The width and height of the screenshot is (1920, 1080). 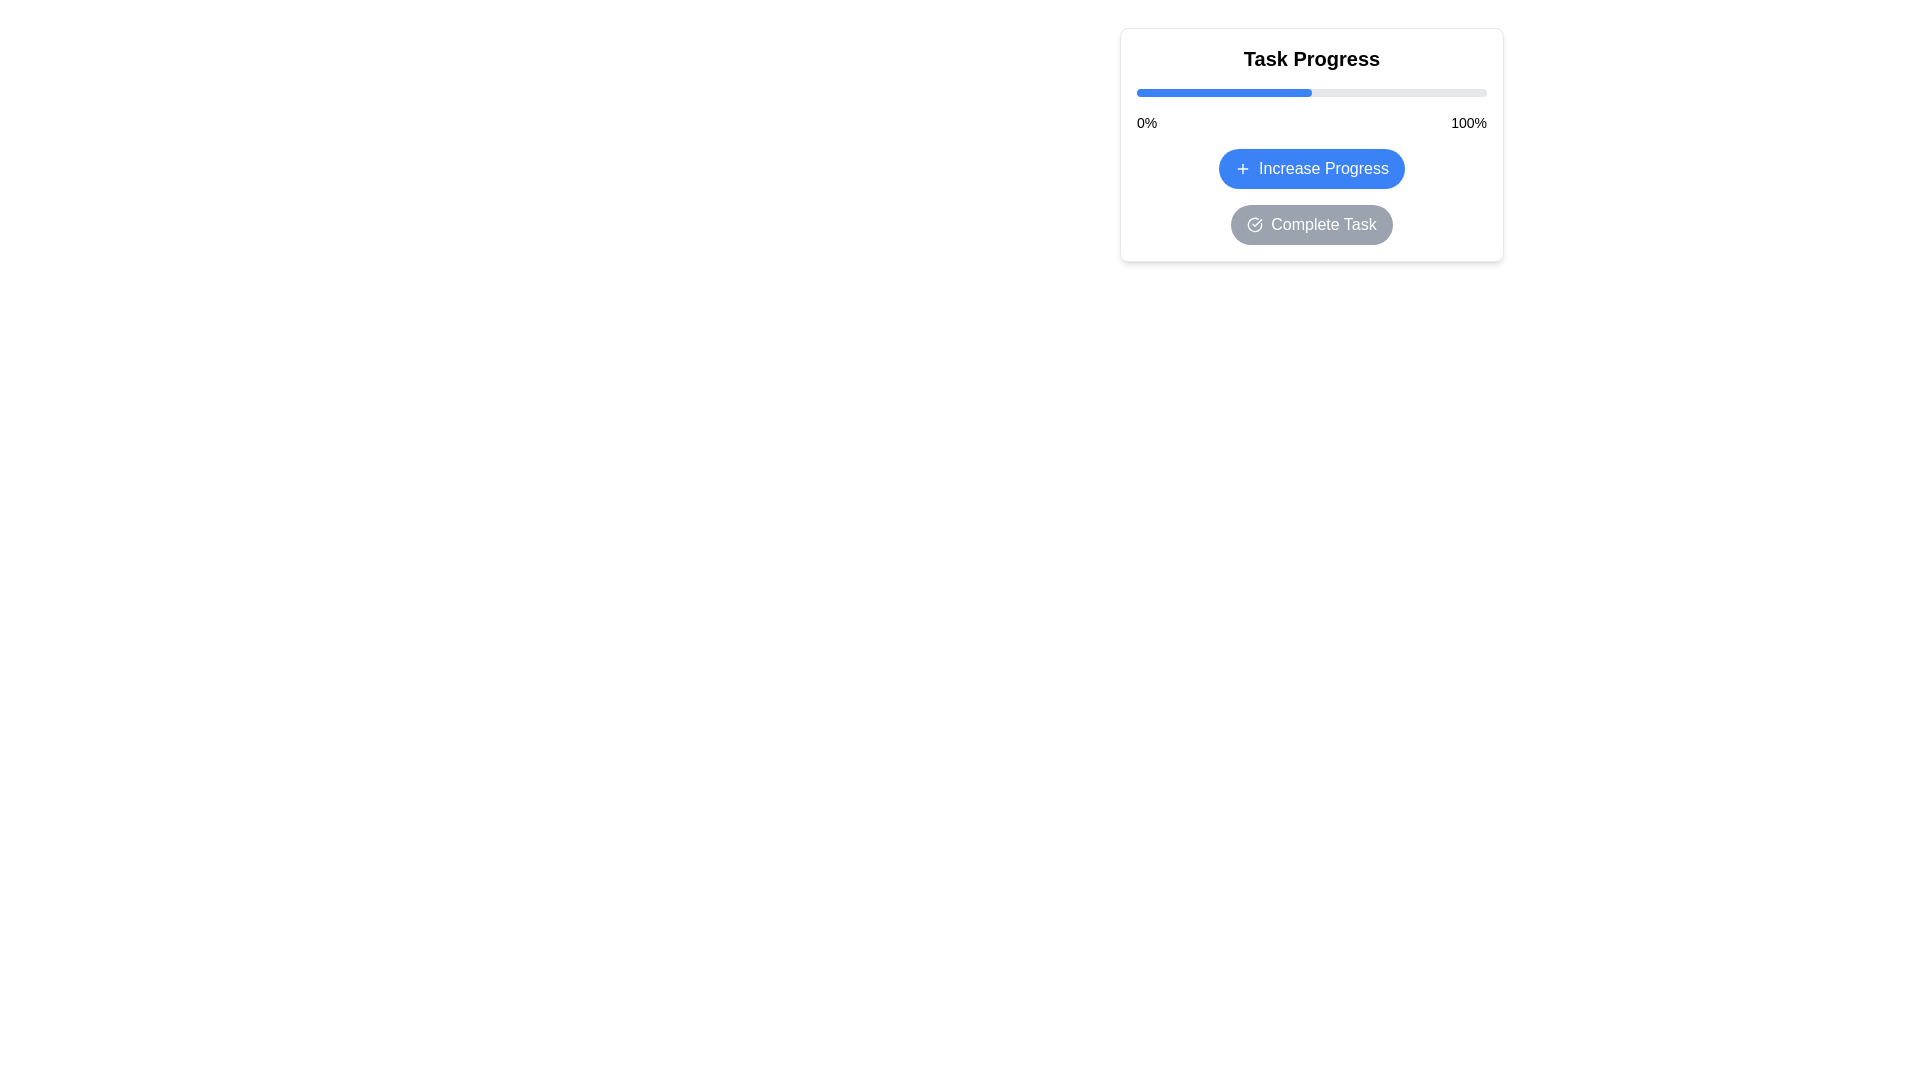 I want to click on the text label of the 'Increase Progress' button, which indicates its purpose to increase progress in the associated task, so click(x=1324, y=168).